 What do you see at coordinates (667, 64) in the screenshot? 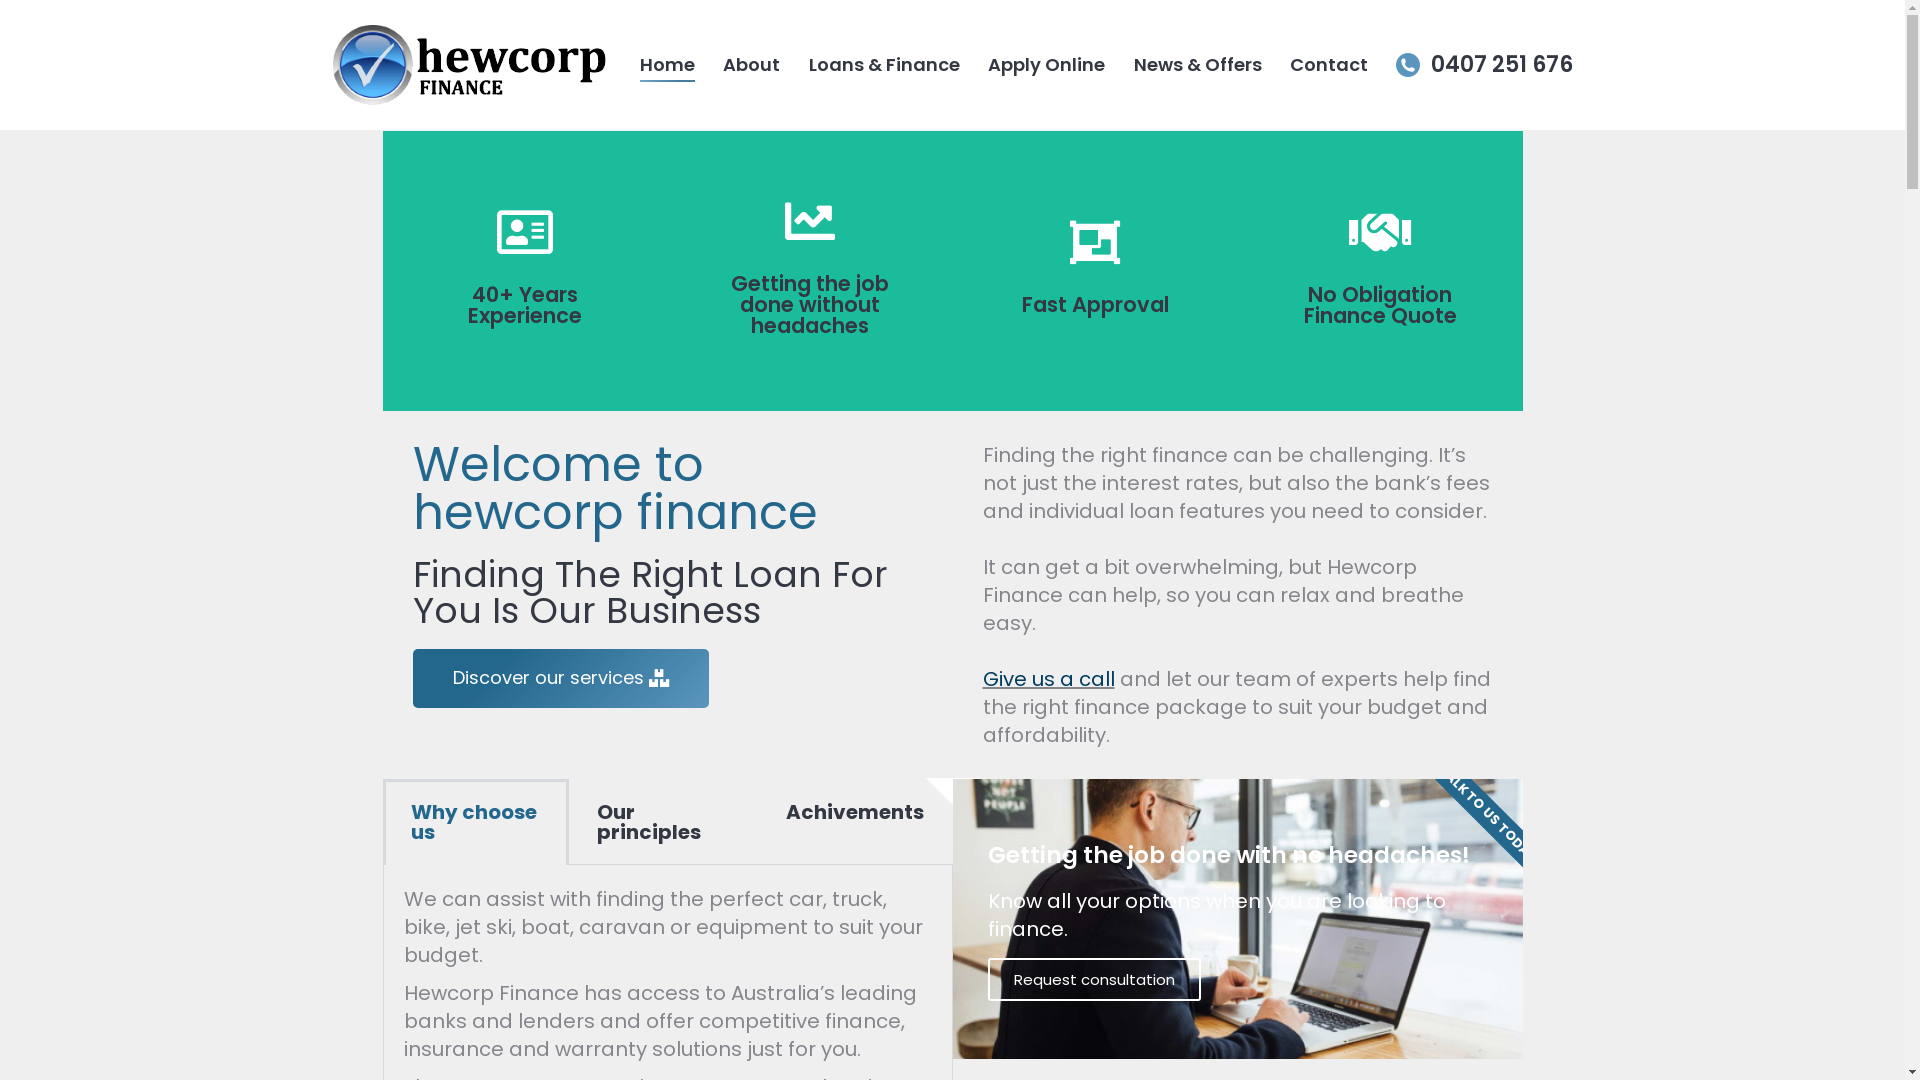
I see `'Home'` at bounding box center [667, 64].